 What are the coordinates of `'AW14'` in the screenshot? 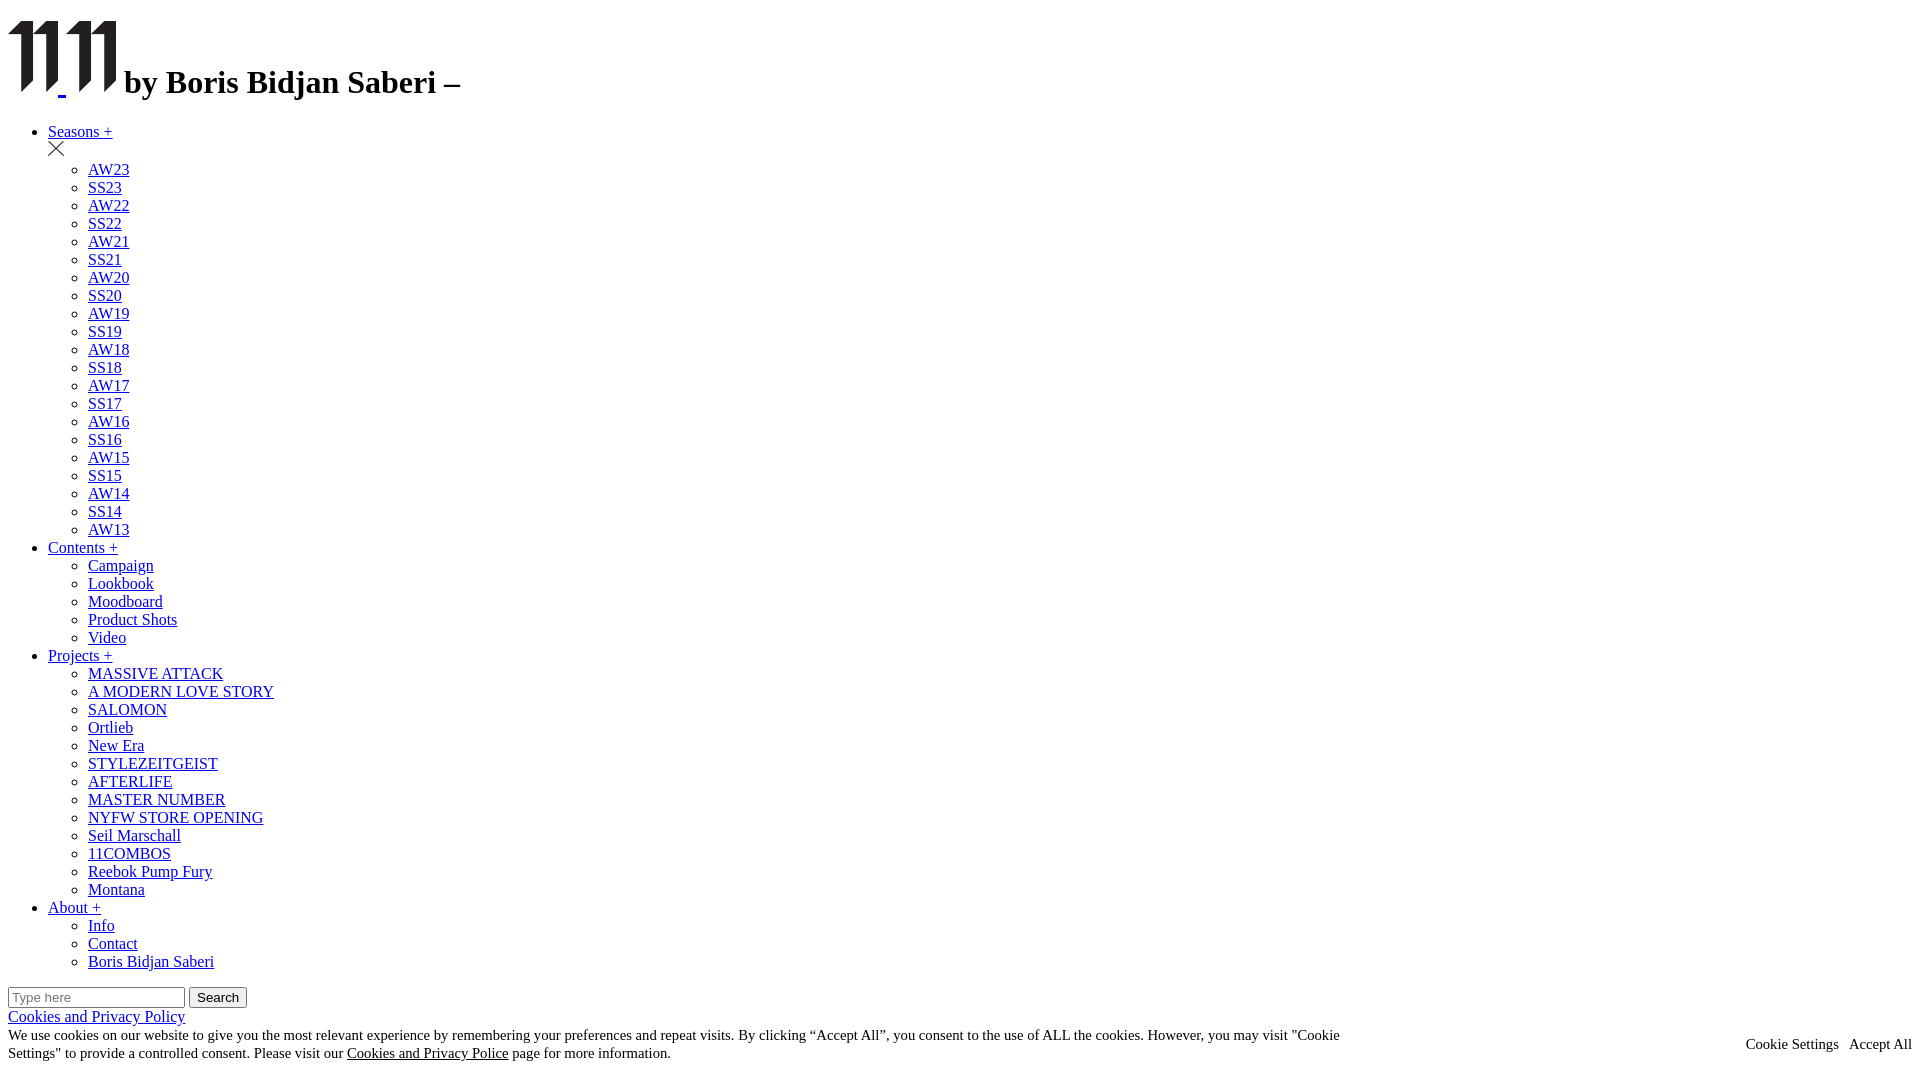 It's located at (107, 493).